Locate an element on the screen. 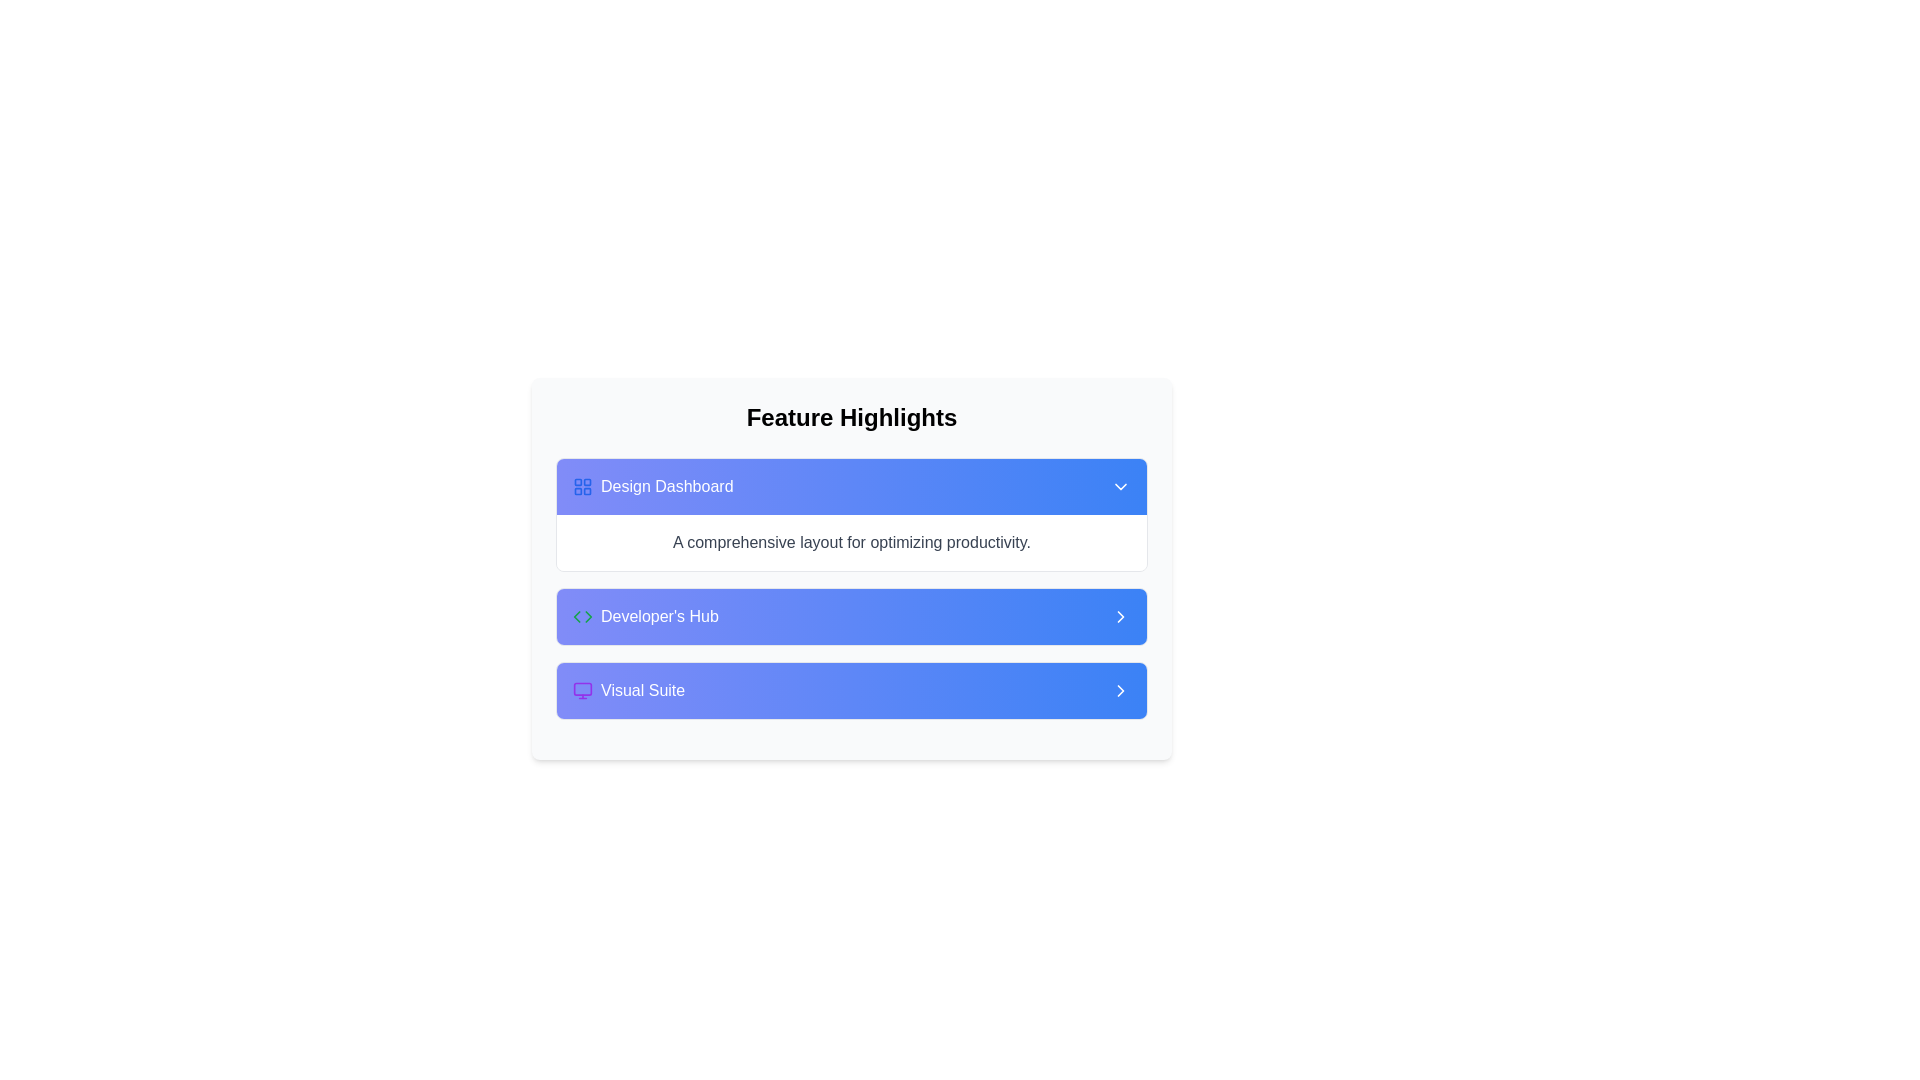 Image resolution: width=1920 pixels, height=1080 pixels. the small, downward-pointing chevron icon in the header bar of the 'Design Dashboard' section is located at coordinates (1121, 486).